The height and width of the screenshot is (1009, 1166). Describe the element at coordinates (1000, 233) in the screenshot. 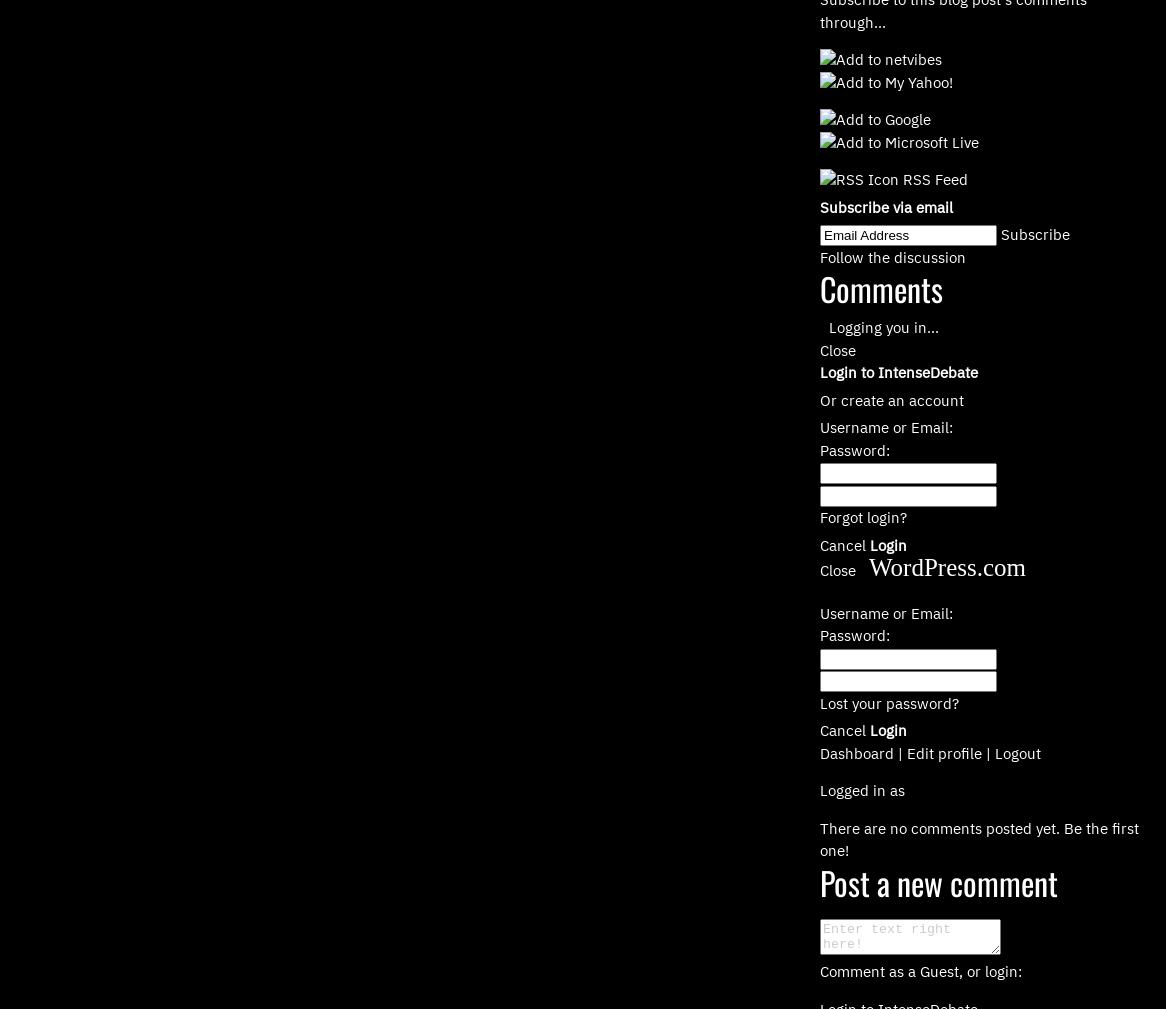

I see `'Subscribe'` at that location.